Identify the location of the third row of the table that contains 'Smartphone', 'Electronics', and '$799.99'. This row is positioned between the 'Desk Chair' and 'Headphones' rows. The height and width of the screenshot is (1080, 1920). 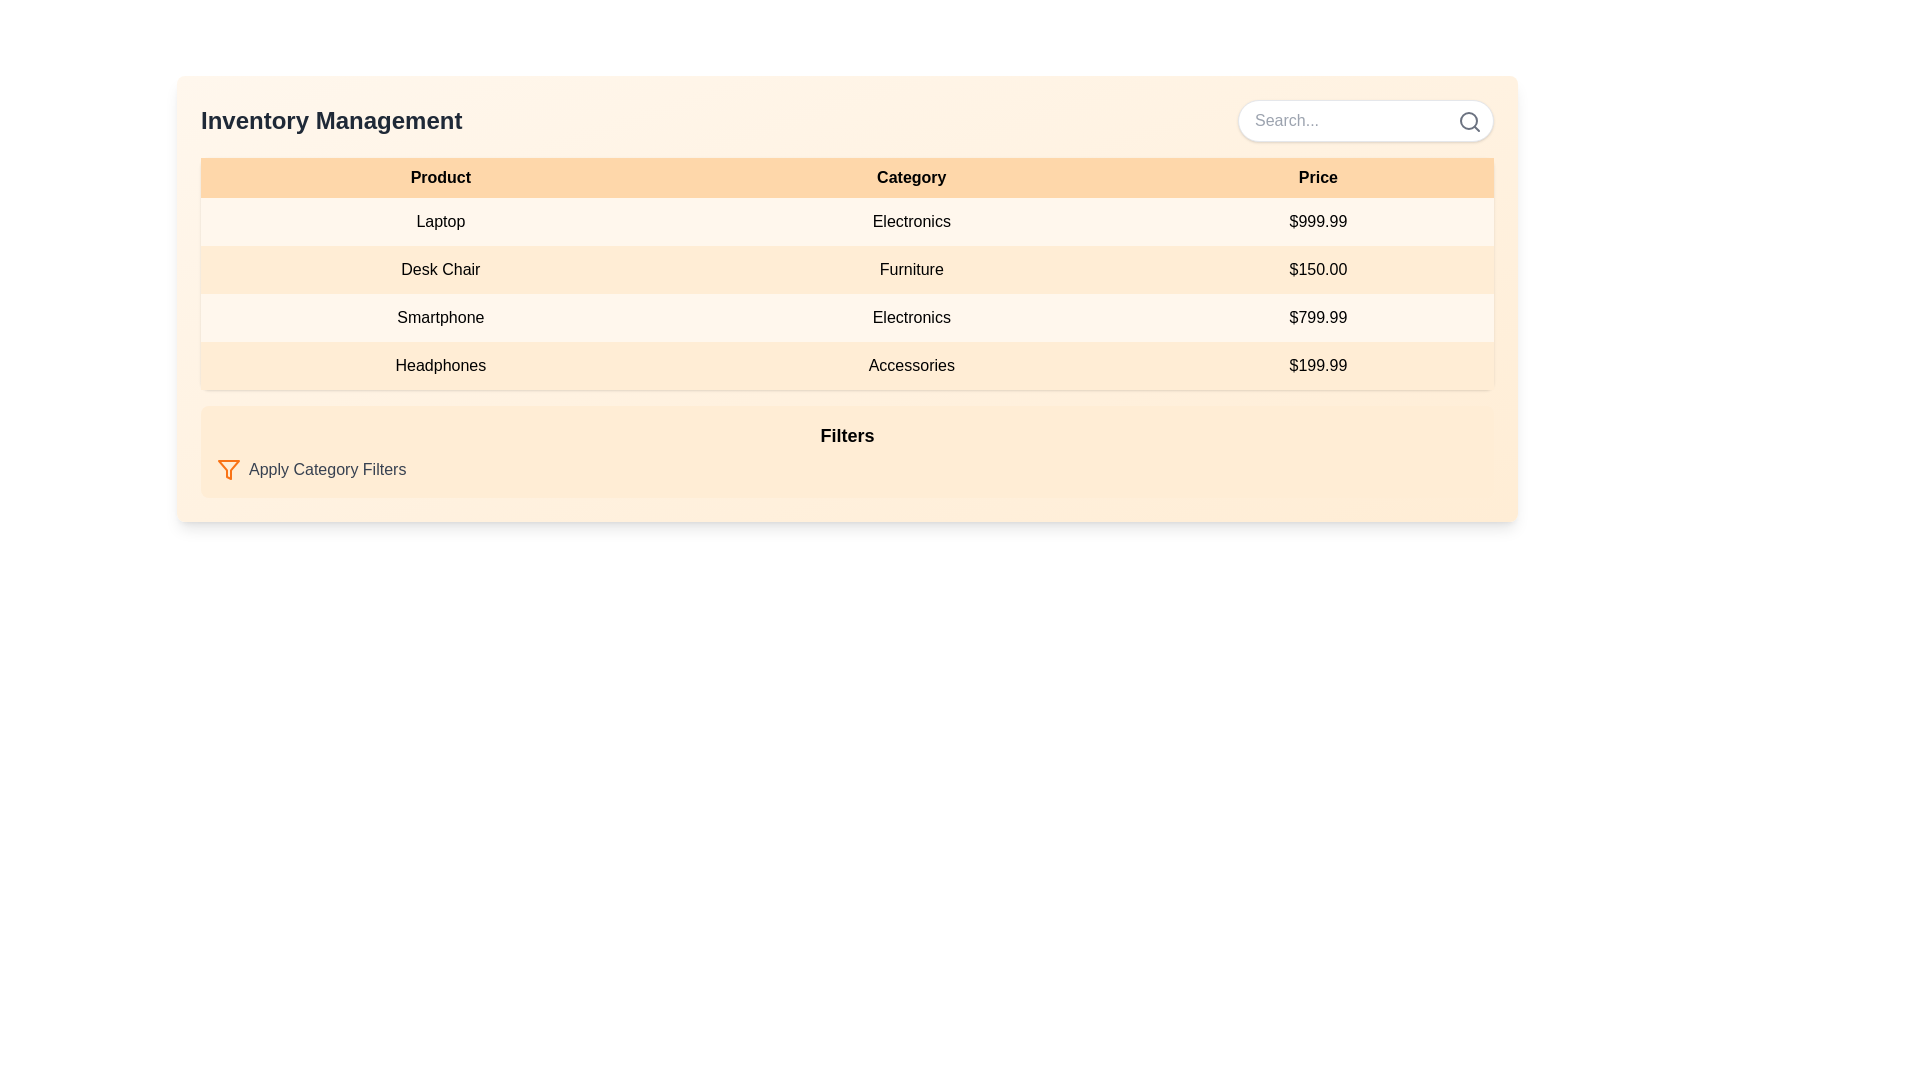
(847, 316).